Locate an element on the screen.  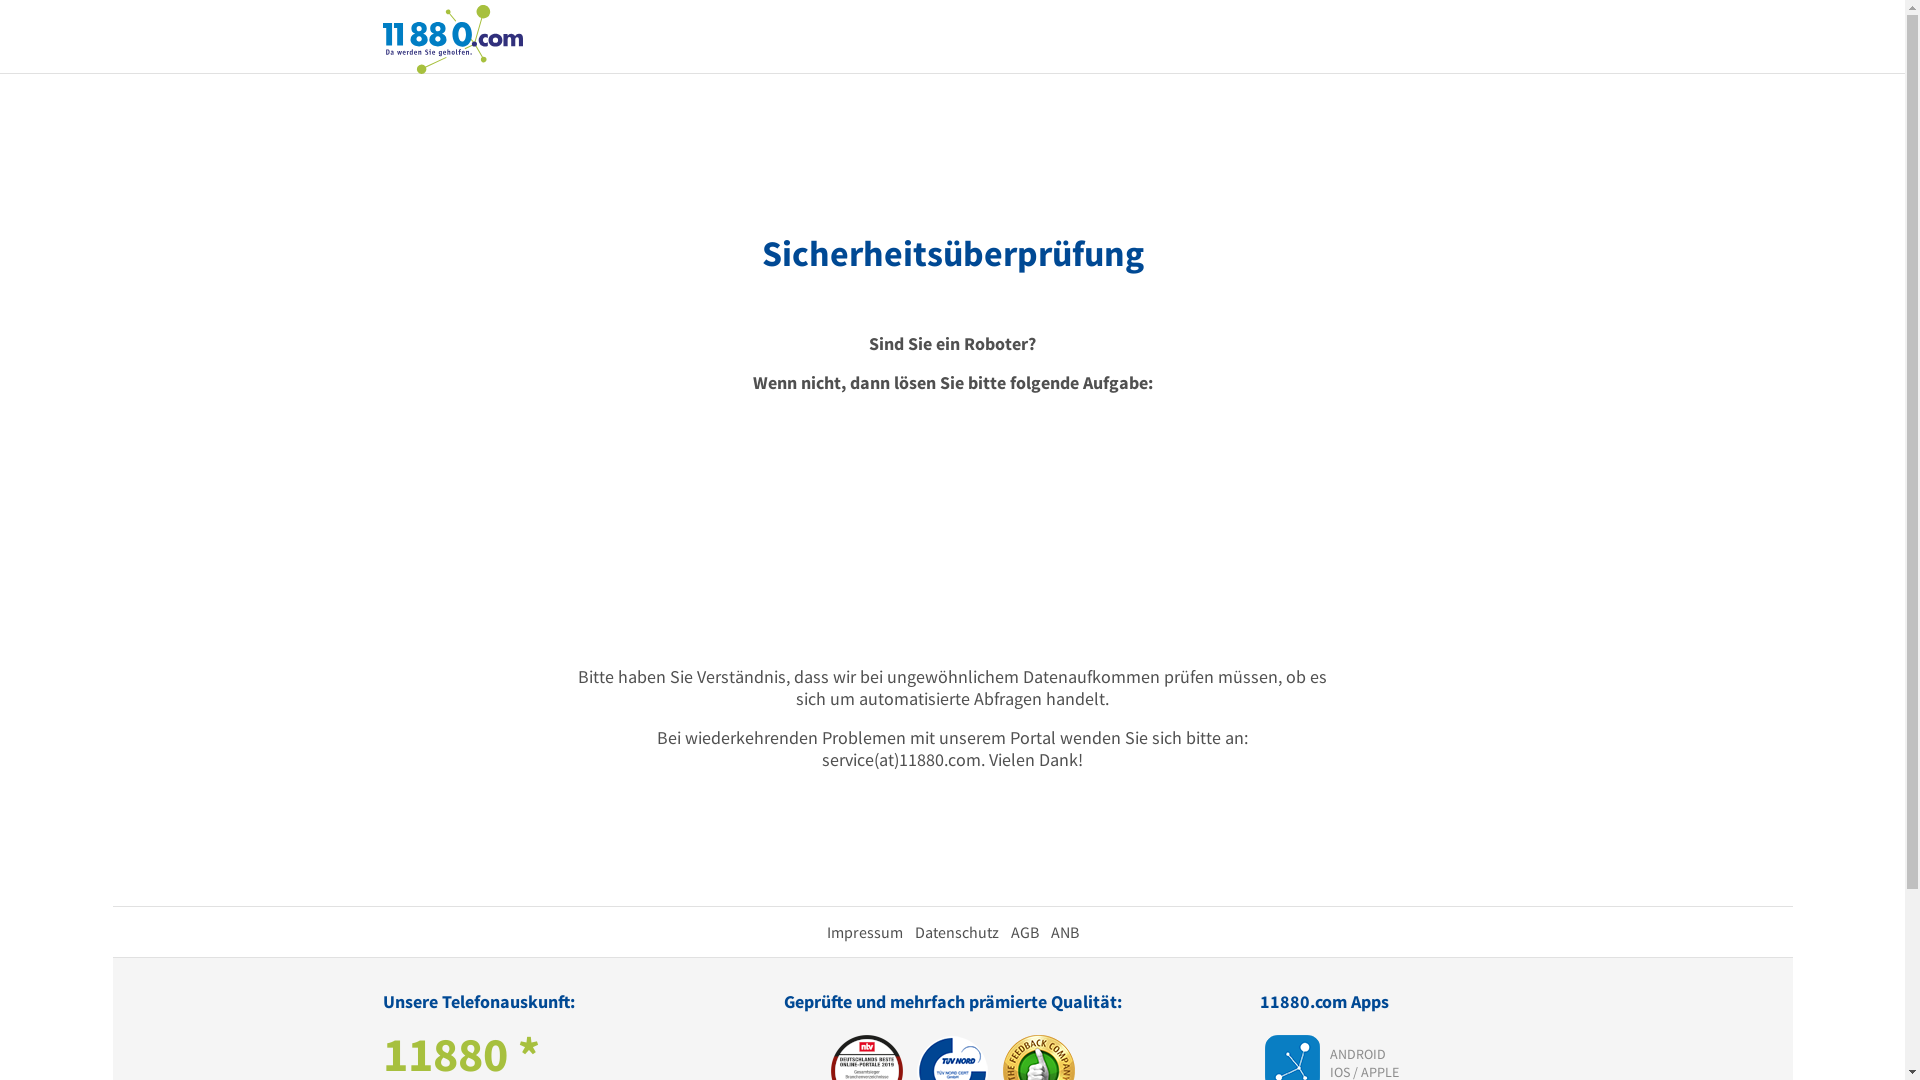
'11880.com' is located at coordinates (450, 37).